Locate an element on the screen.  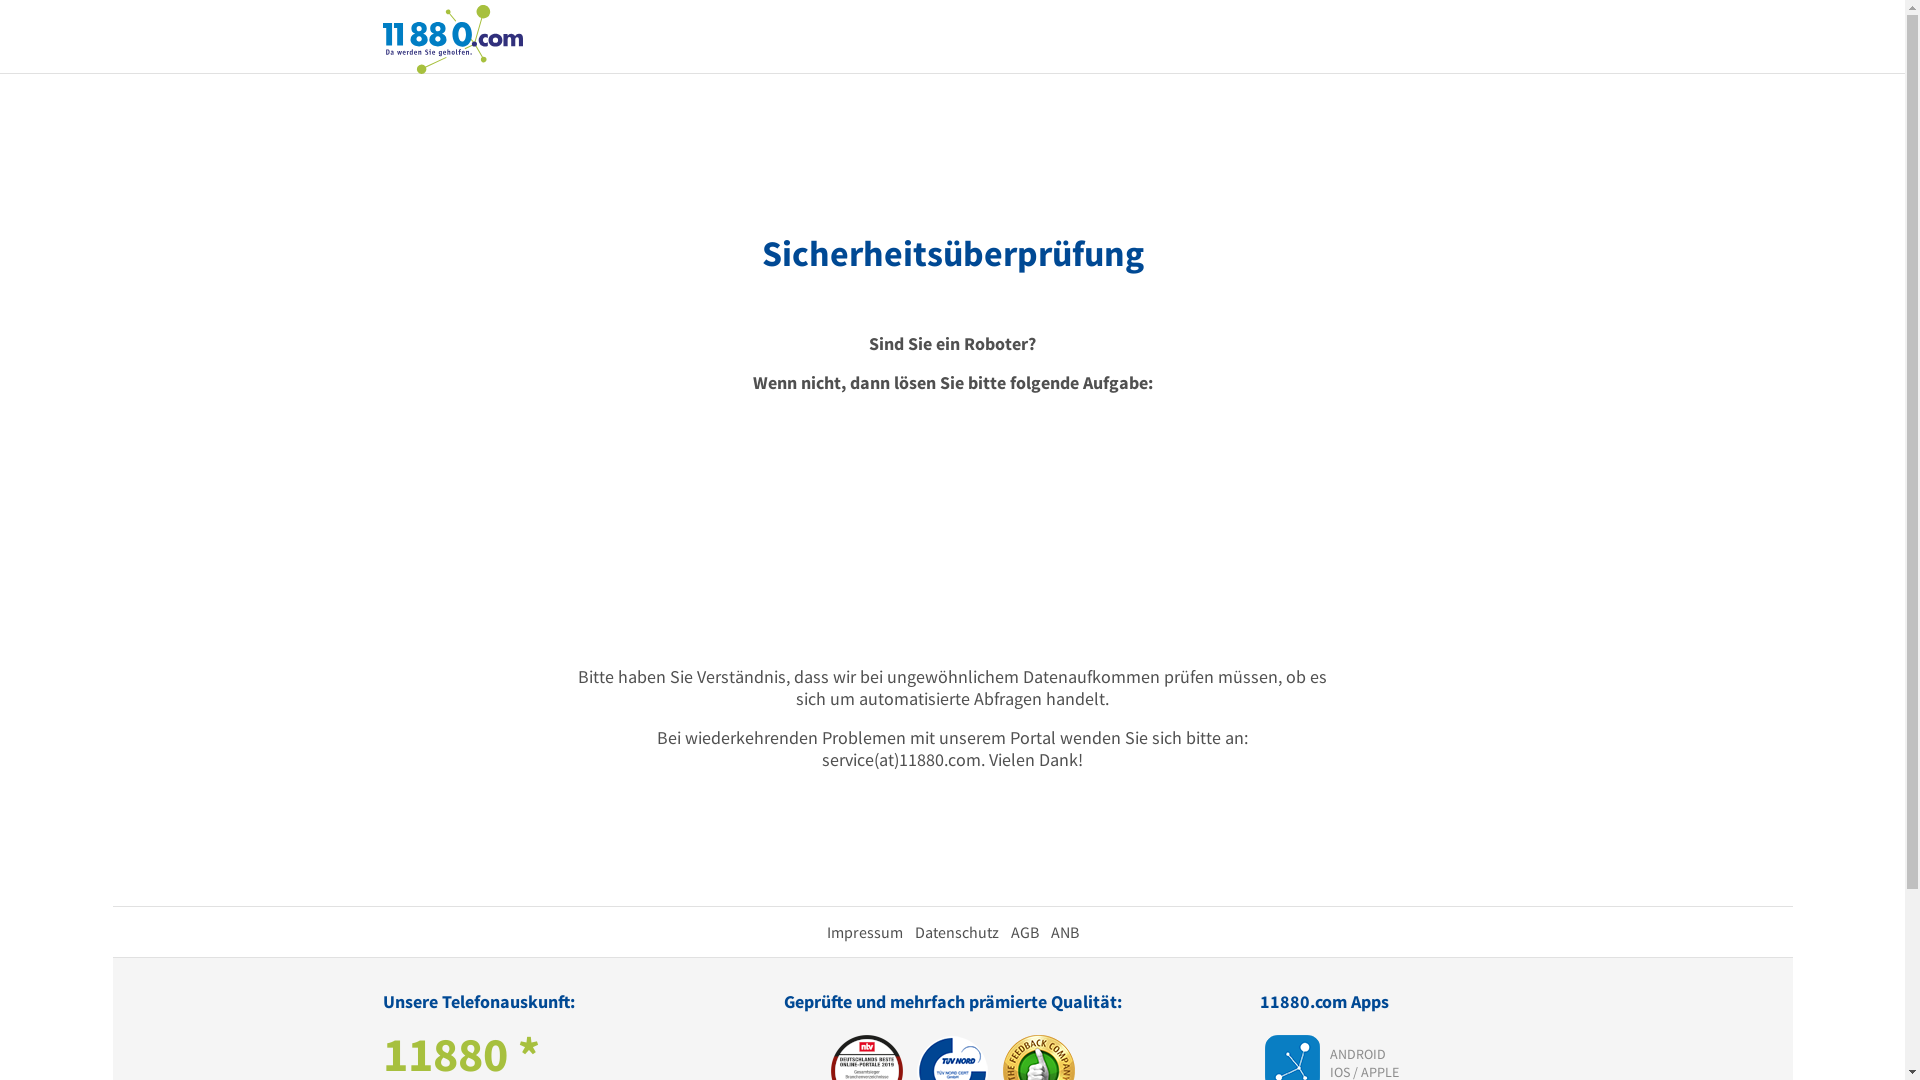
'11880.com' is located at coordinates (450, 37).